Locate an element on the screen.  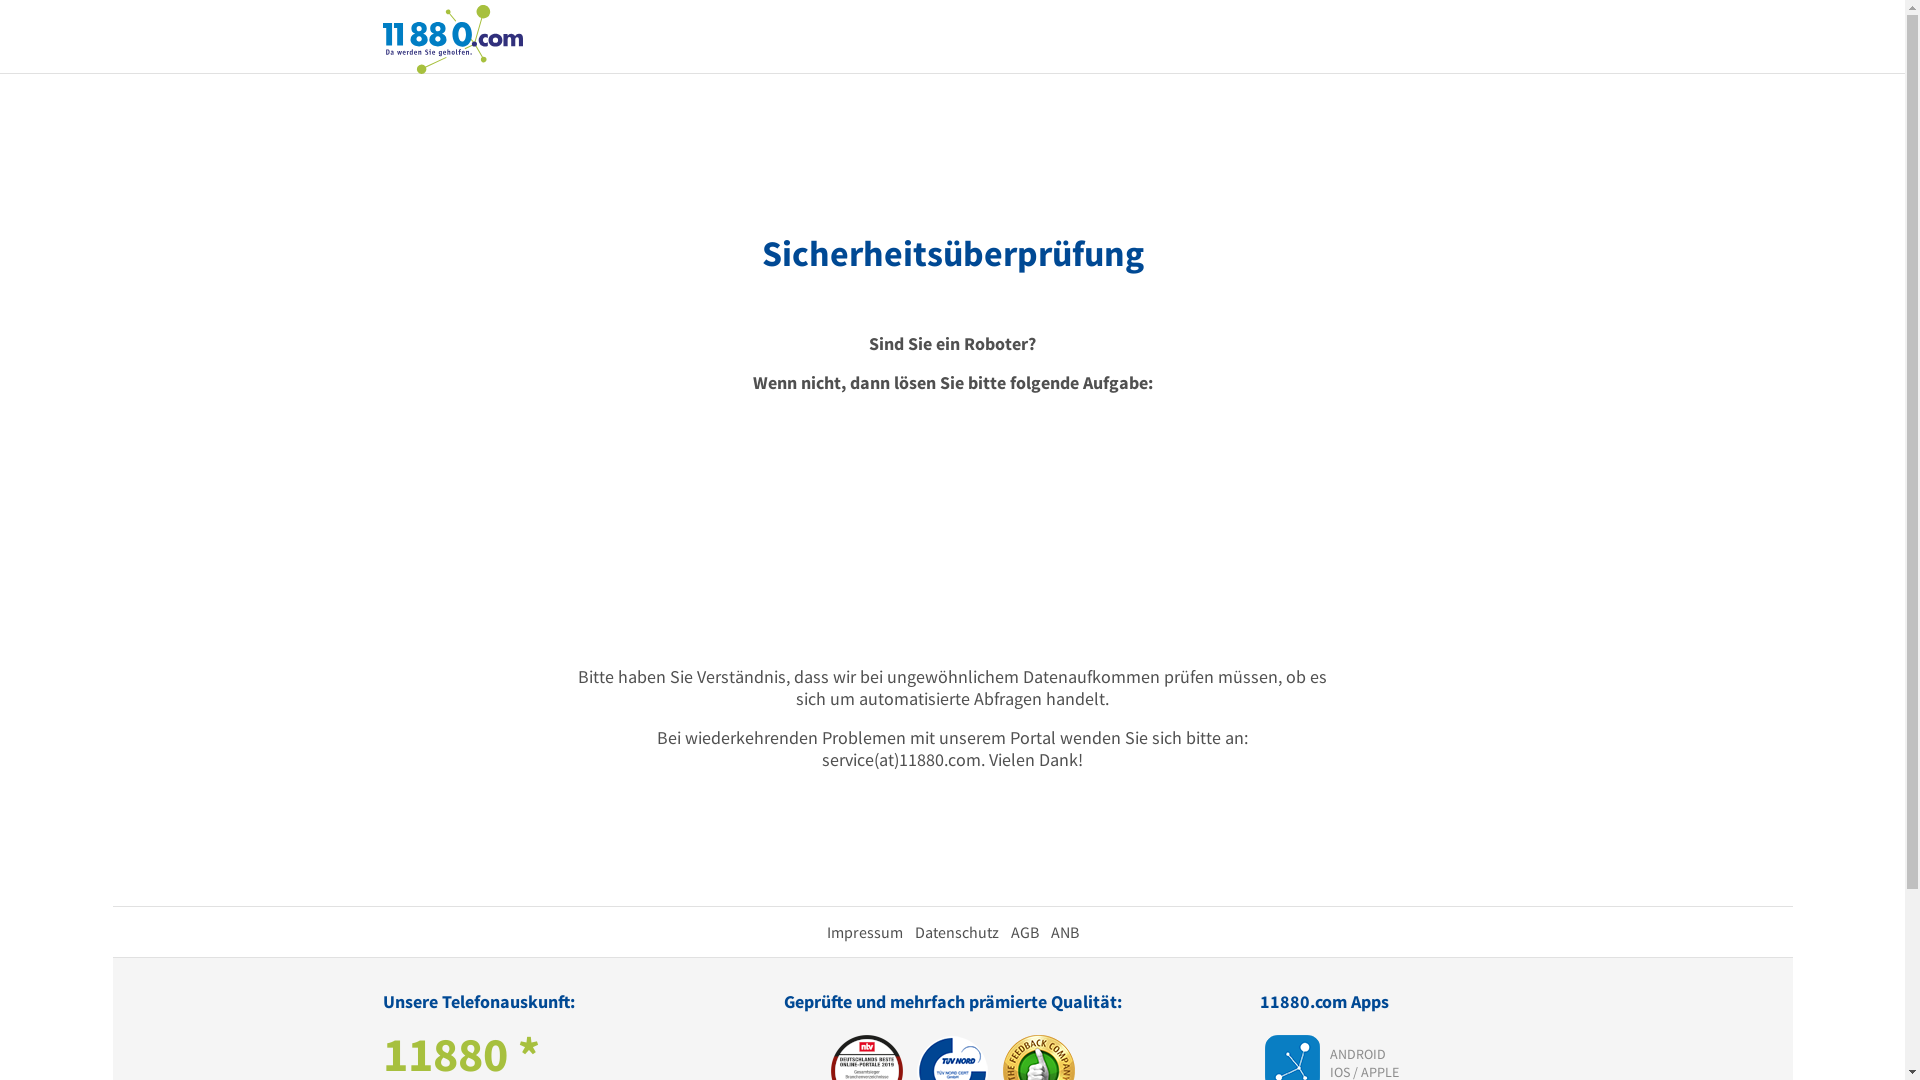
'11880.com' is located at coordinates (450, 37).